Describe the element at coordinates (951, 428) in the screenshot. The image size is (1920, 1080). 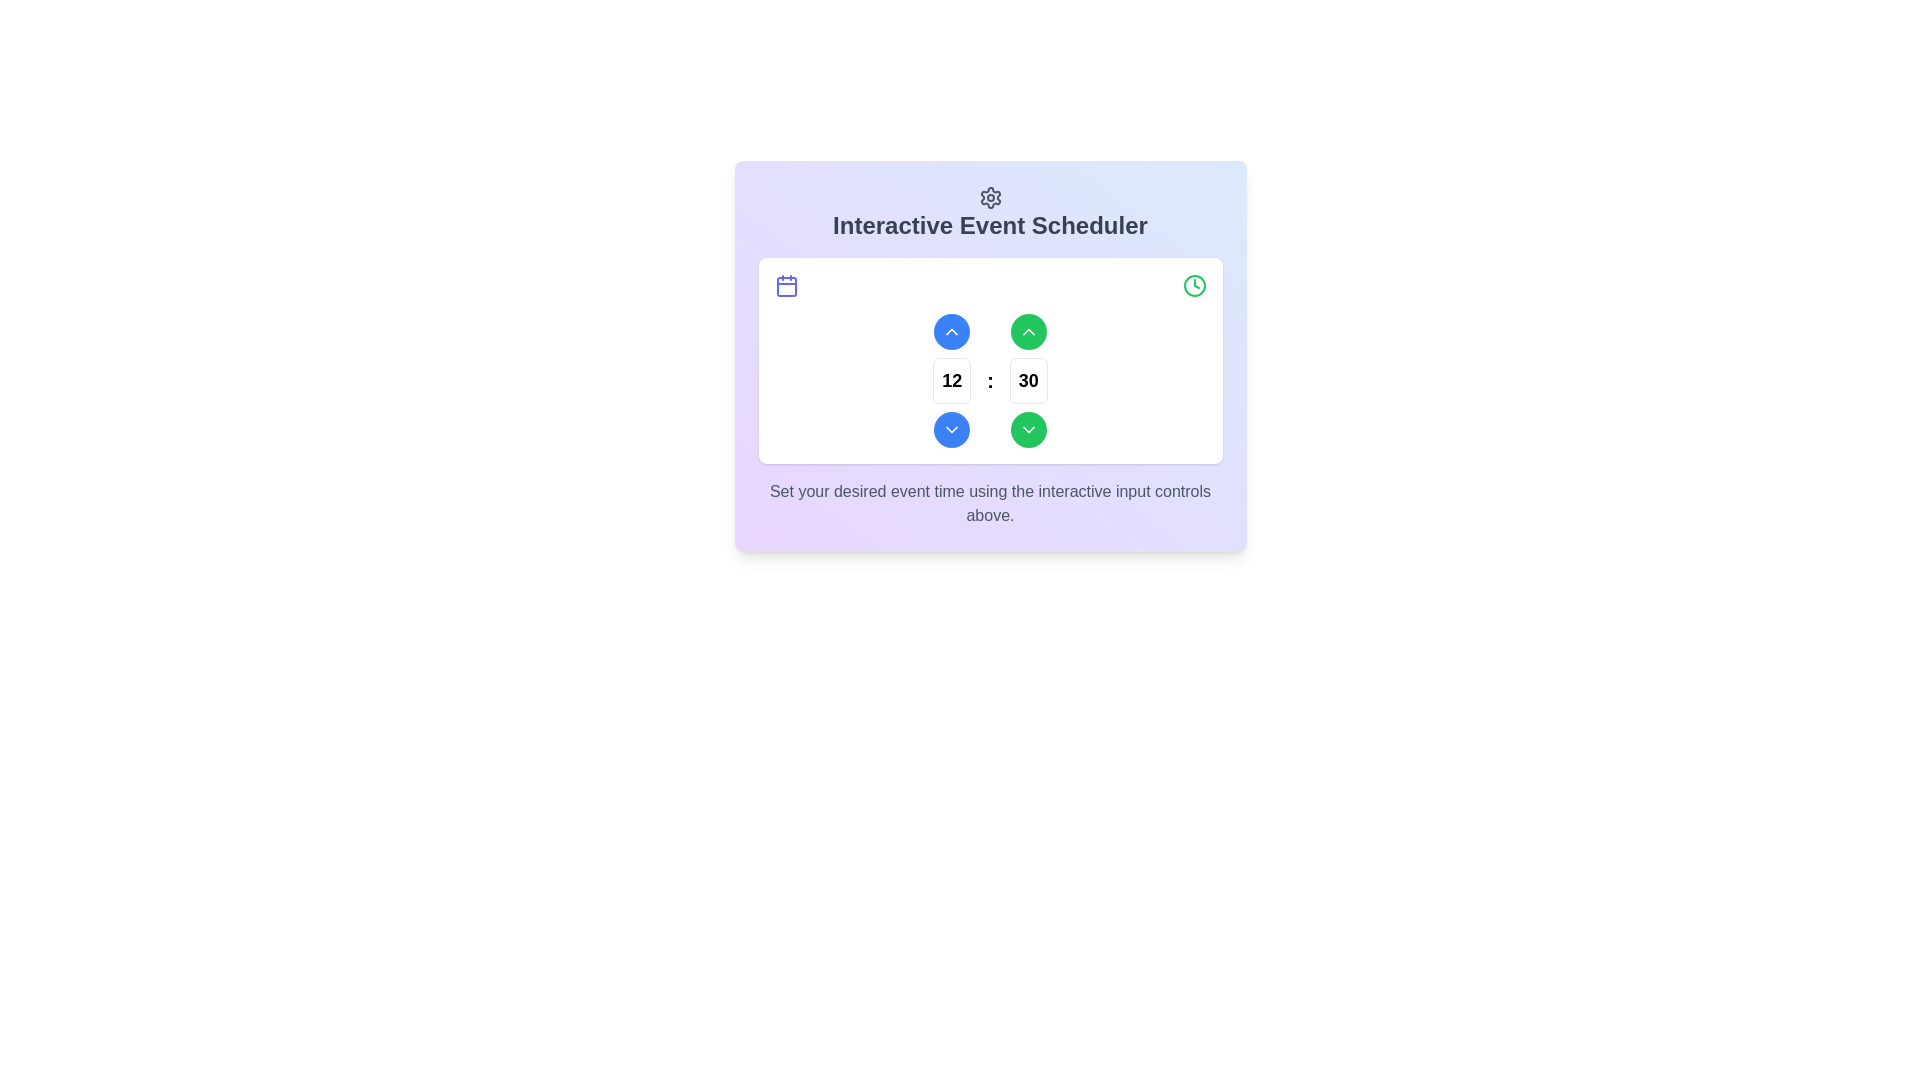
I see `the downward-pointing chevron icon located in the center of the blue circular button below the hour-selector field in the time selector widget` at that location.